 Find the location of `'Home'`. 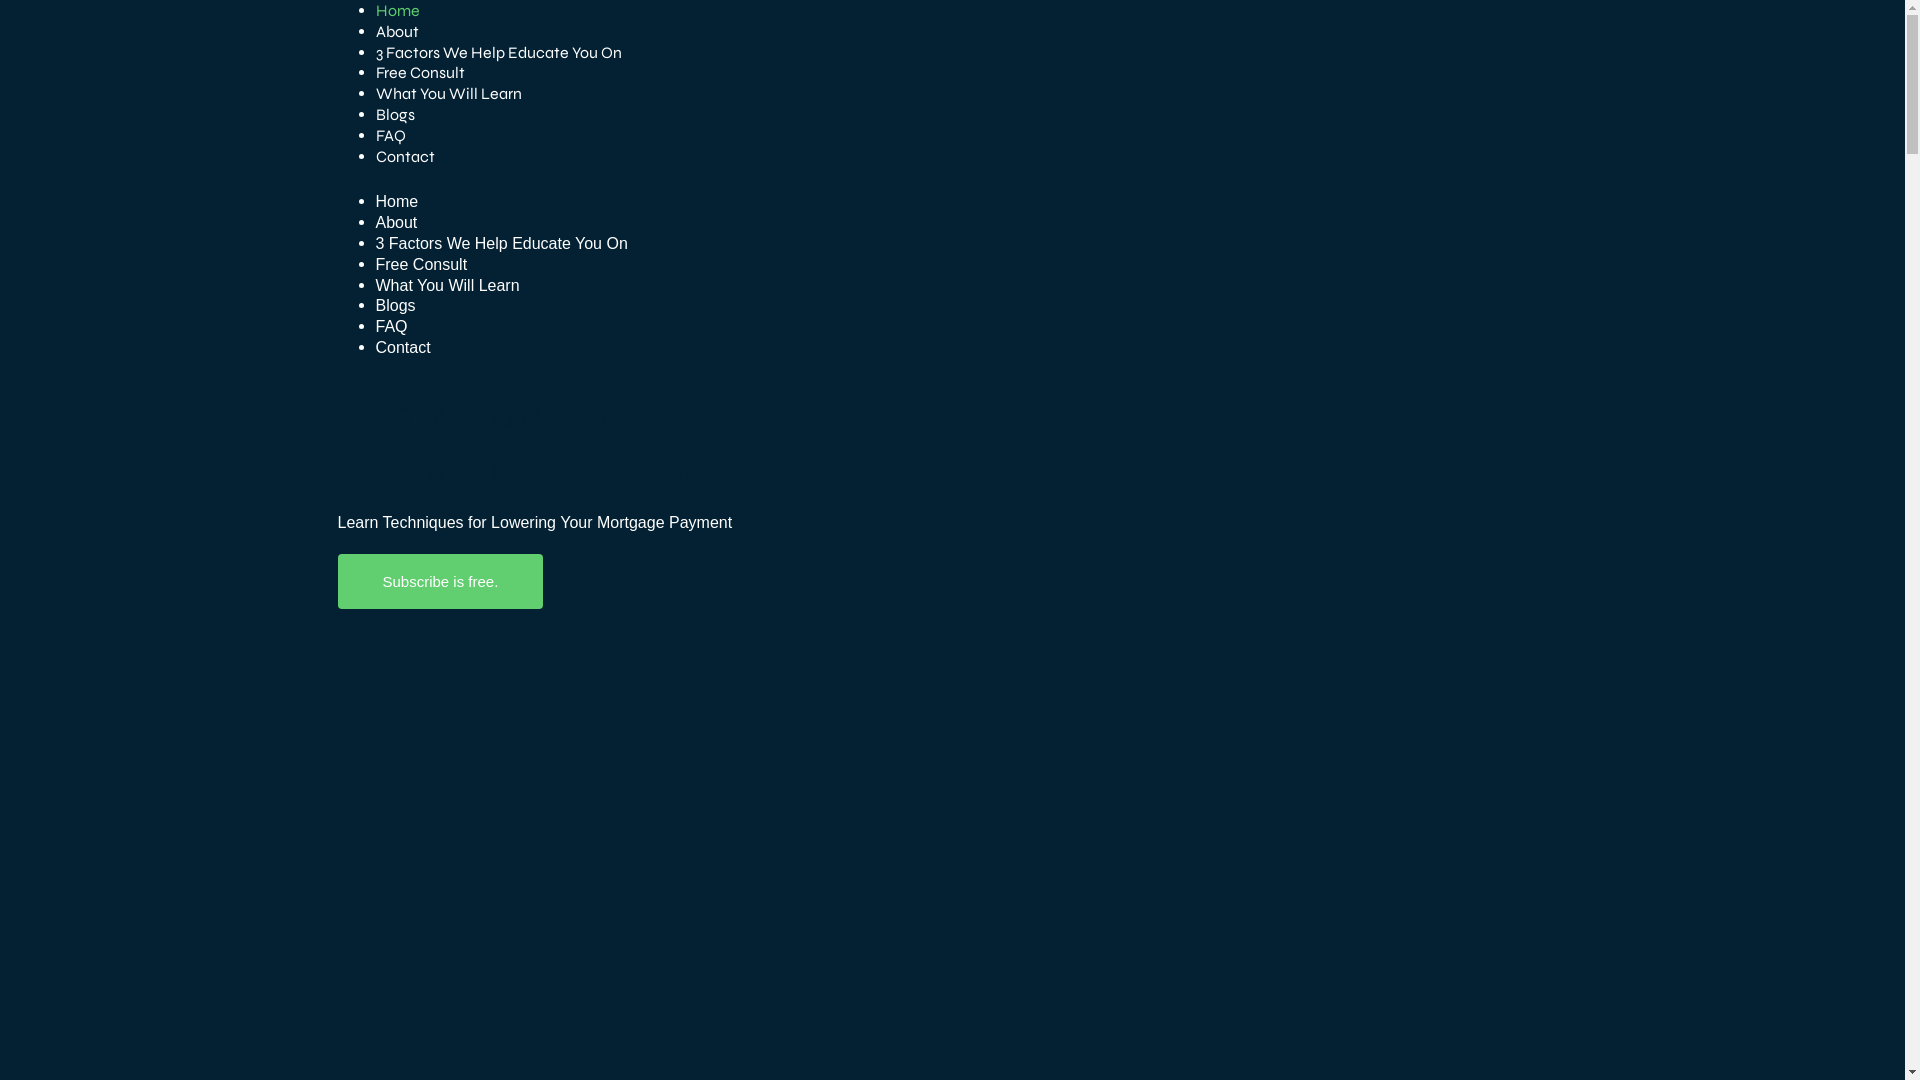

'Home' is located at coordinates (375, 201).